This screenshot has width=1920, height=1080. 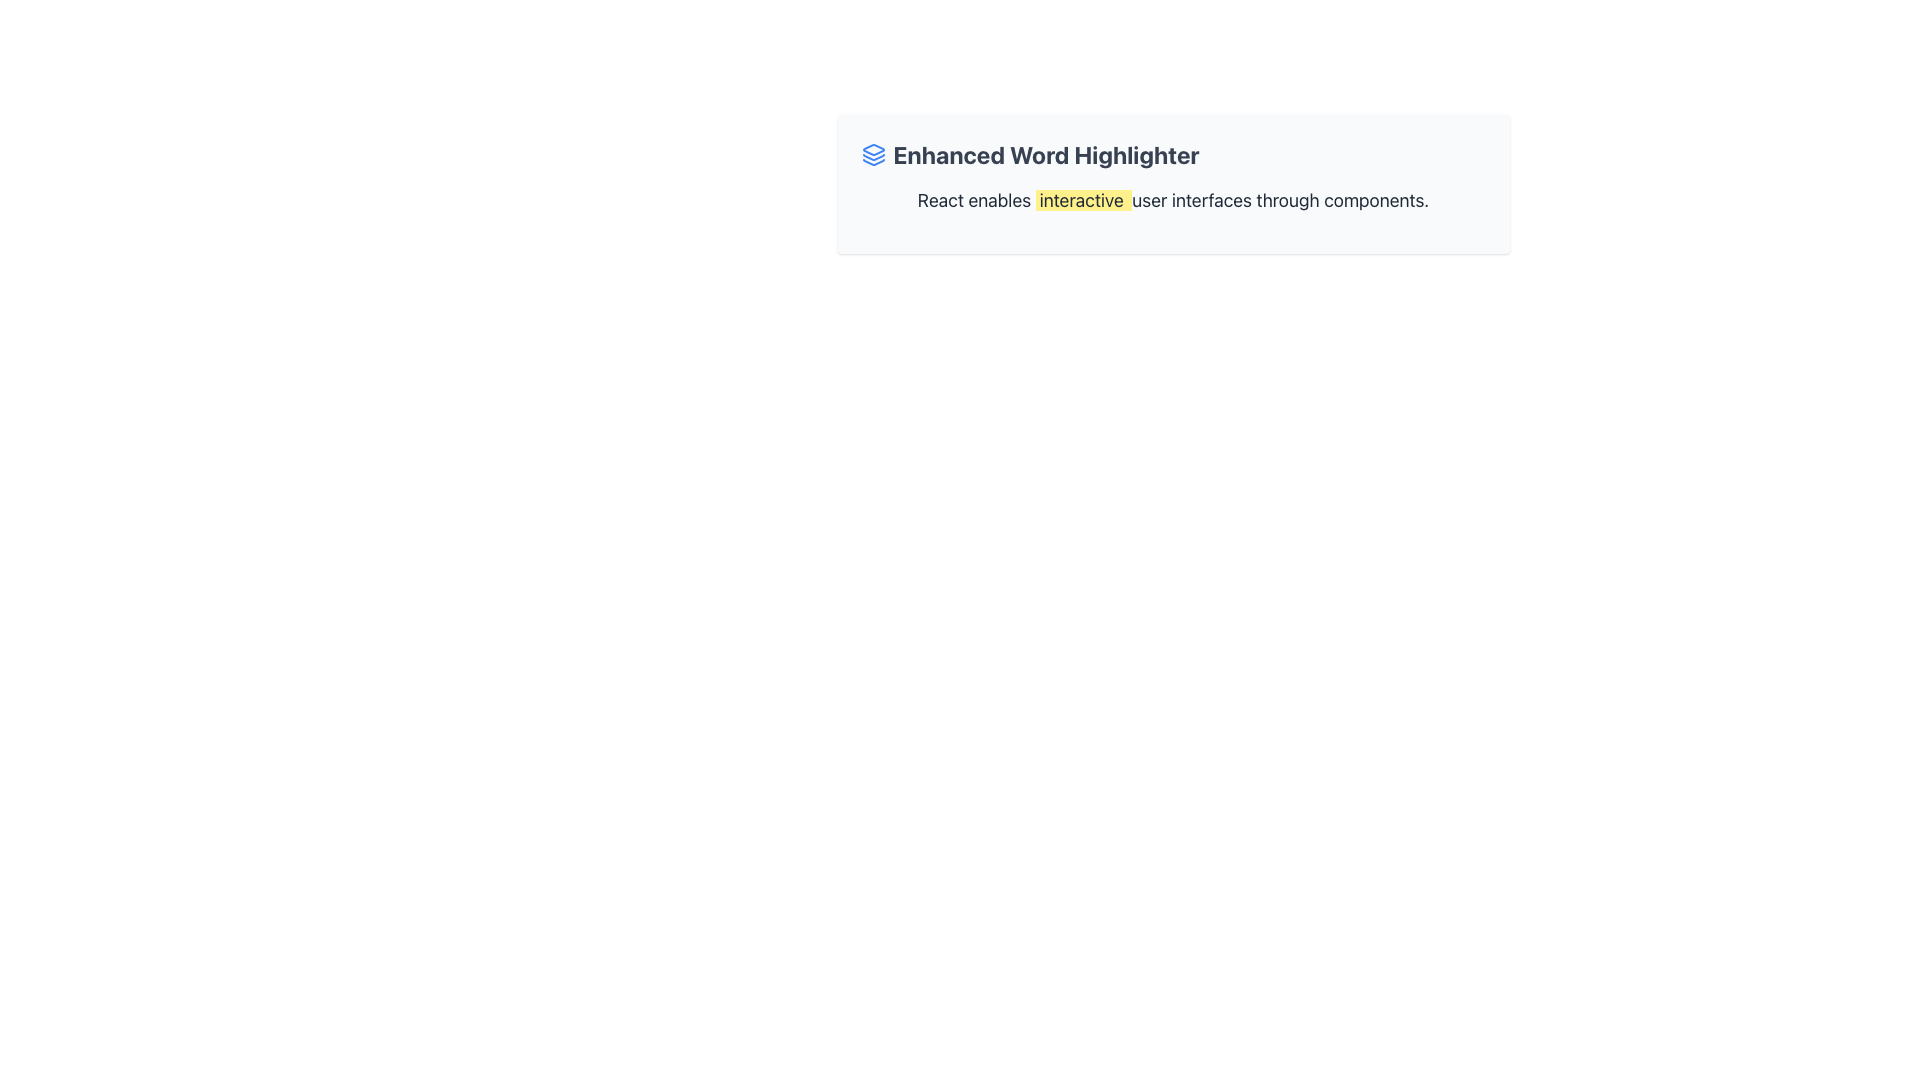 What do you see at coordinates (1173, 184) in the screenshot?
I see `the highlighted word 'interactive' in the text block that describes the interactive word highlighting feature` at bounding box center [1173, 184].